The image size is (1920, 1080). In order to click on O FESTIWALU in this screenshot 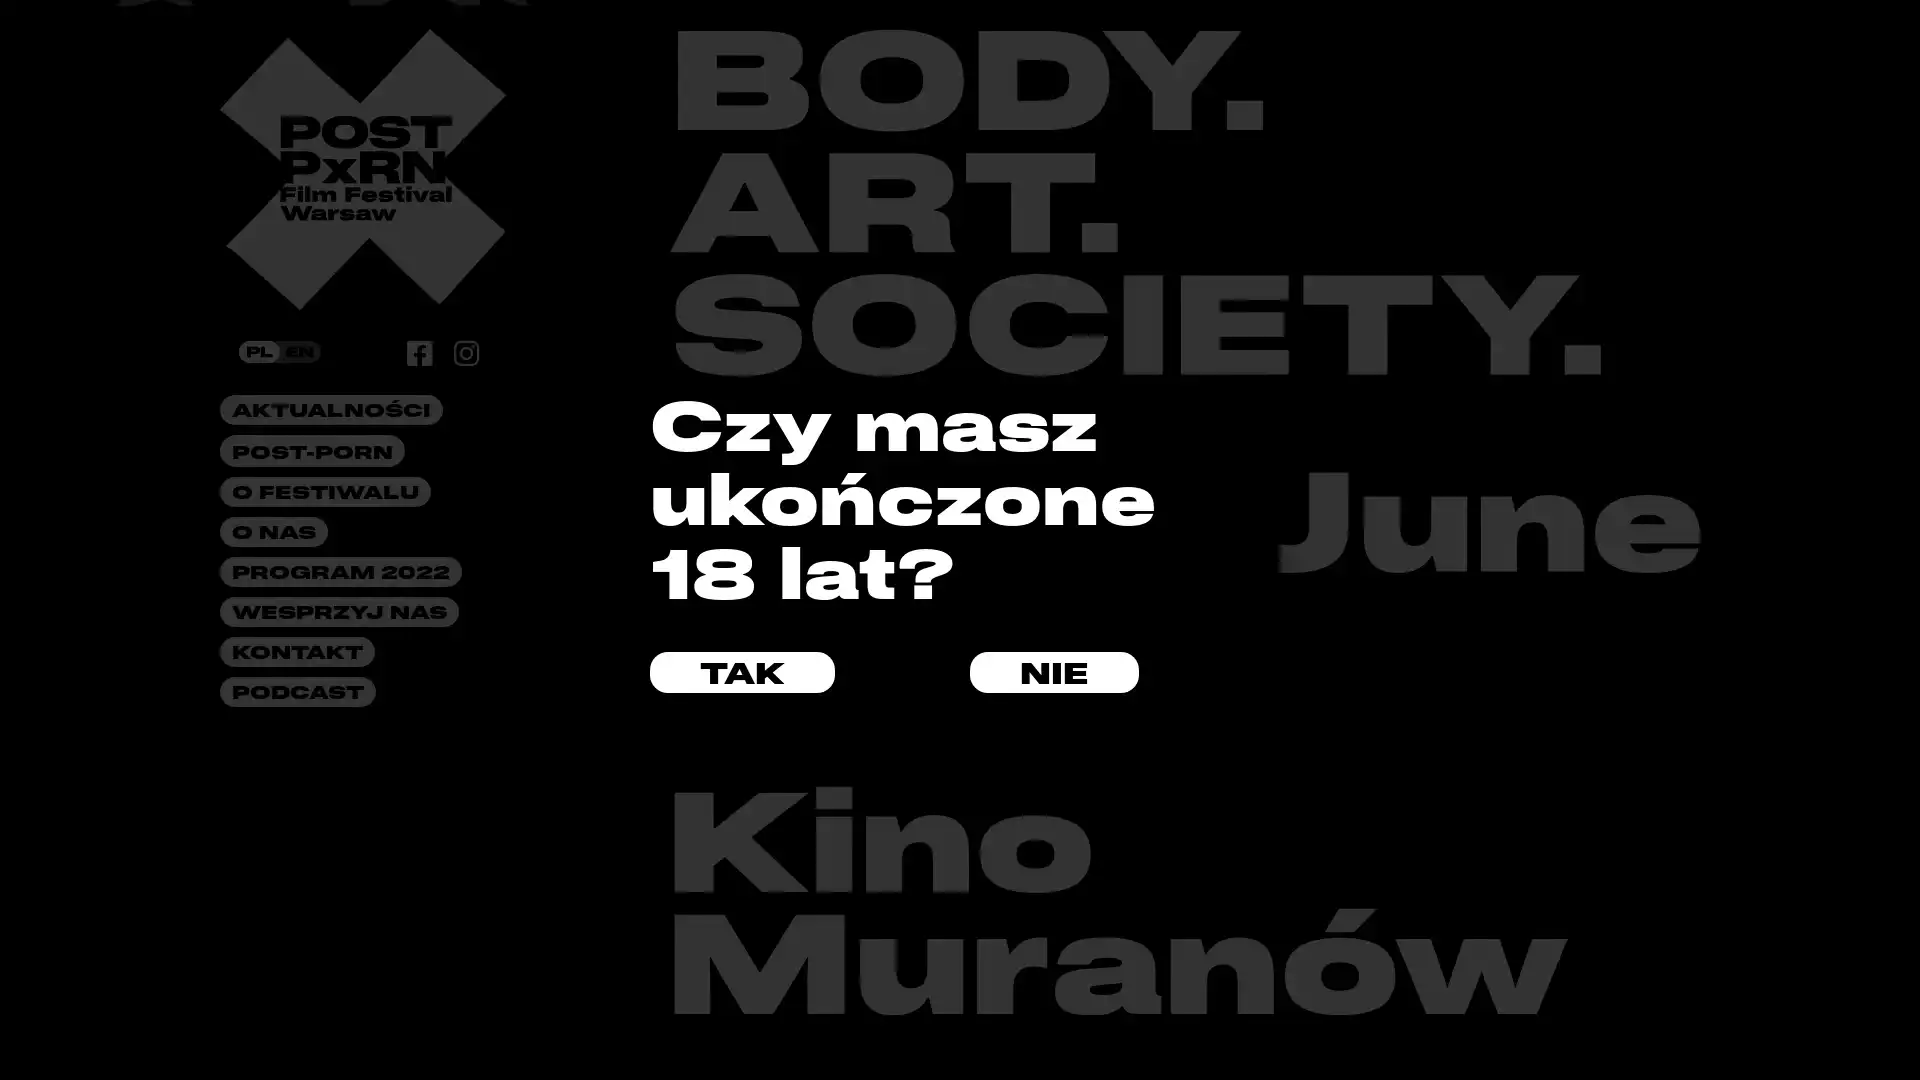, I will do `click(325, 492)`.